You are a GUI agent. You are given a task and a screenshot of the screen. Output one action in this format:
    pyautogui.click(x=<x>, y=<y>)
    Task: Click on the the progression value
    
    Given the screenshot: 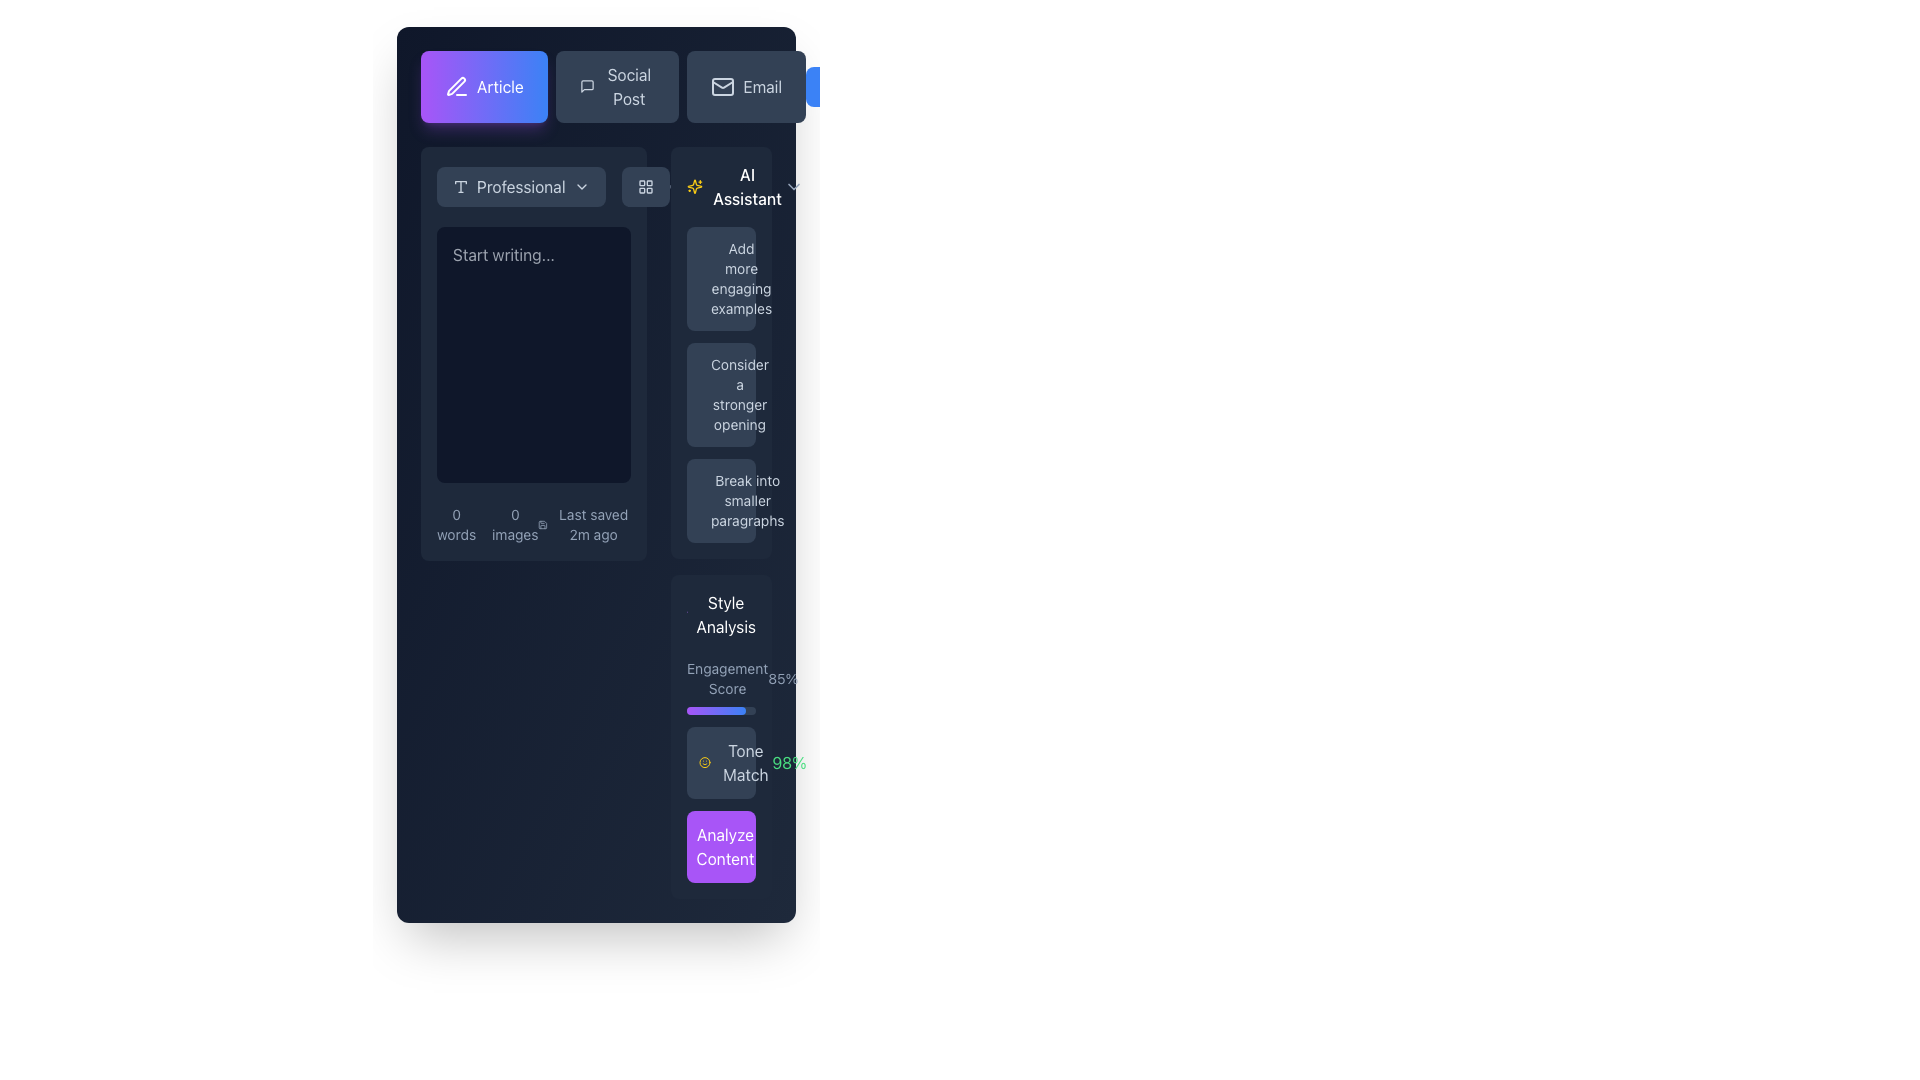 What is the action you would take?
    pyautogui.click(x=726, y=709)
    